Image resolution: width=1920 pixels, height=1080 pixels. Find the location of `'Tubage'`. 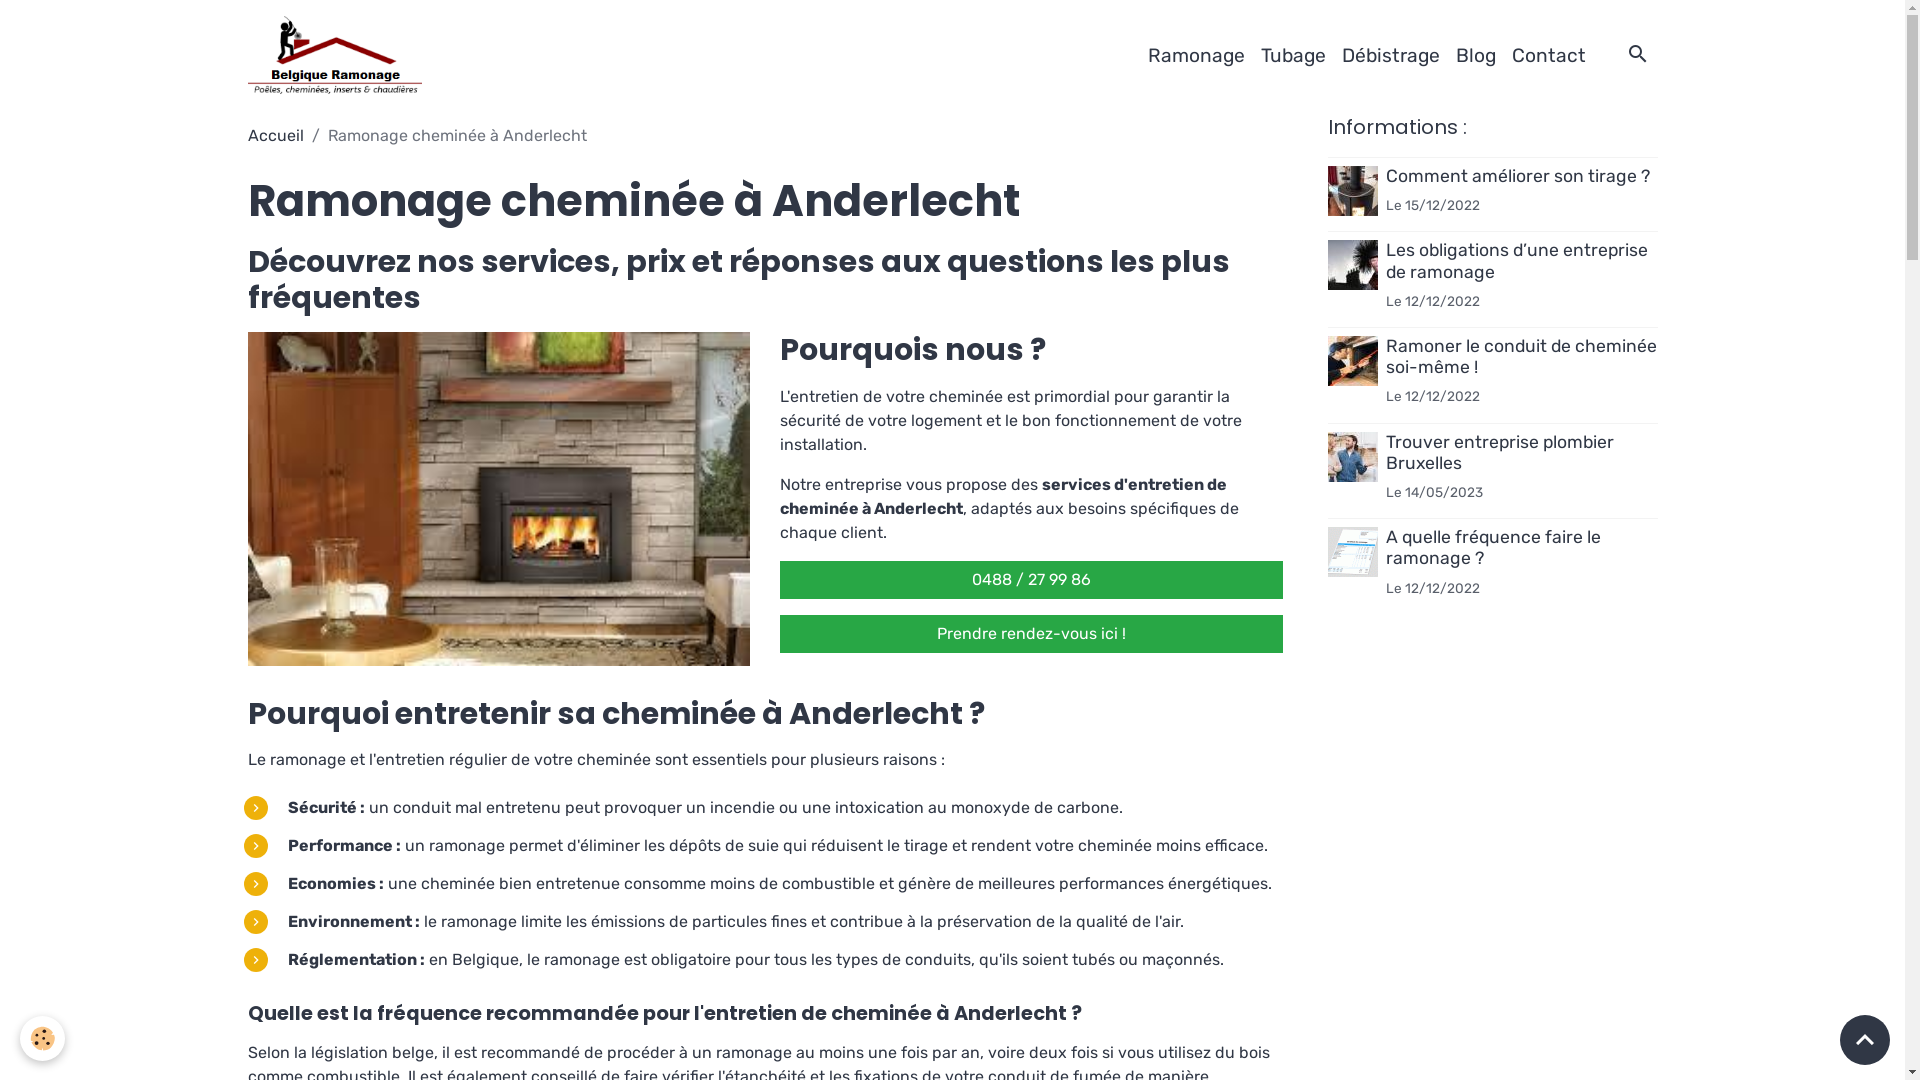

'Tubage' is located at coordinates (1292, 55).